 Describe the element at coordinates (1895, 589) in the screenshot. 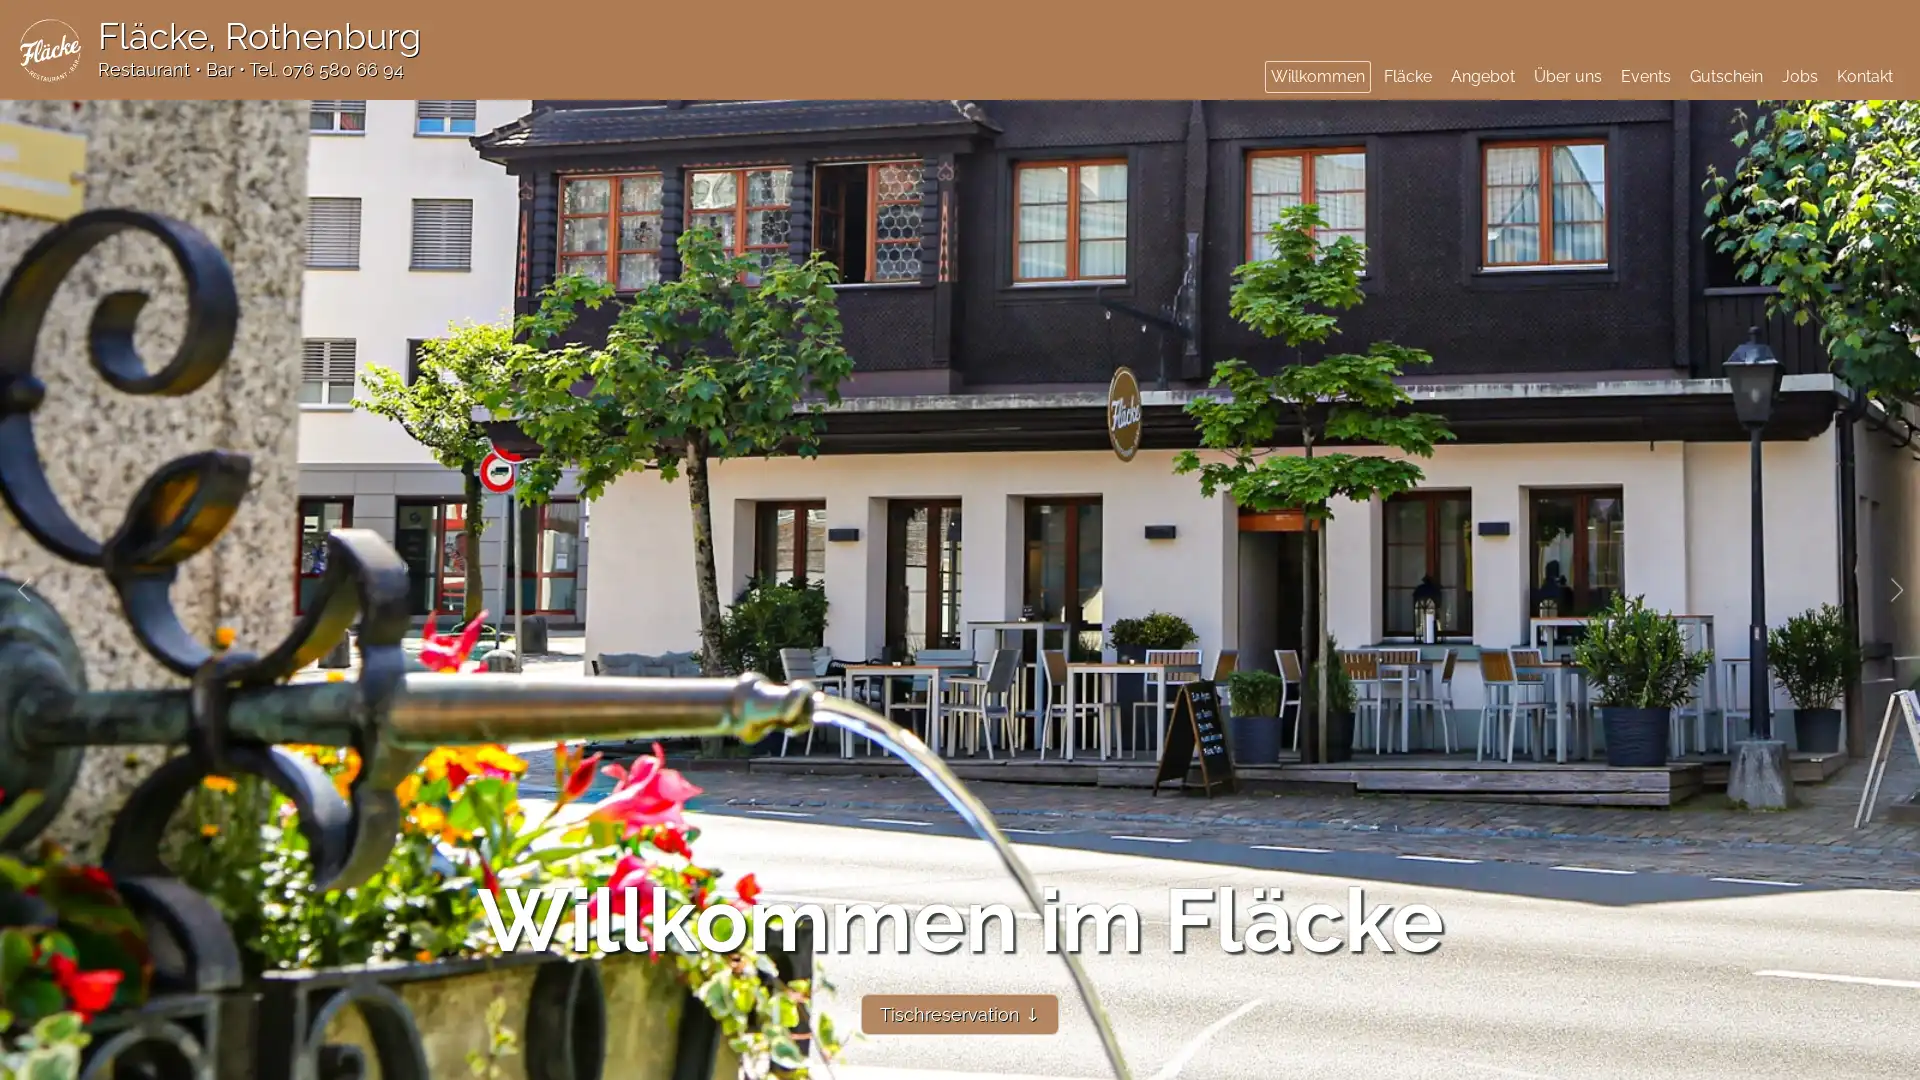

I see `Next slide` at that location.